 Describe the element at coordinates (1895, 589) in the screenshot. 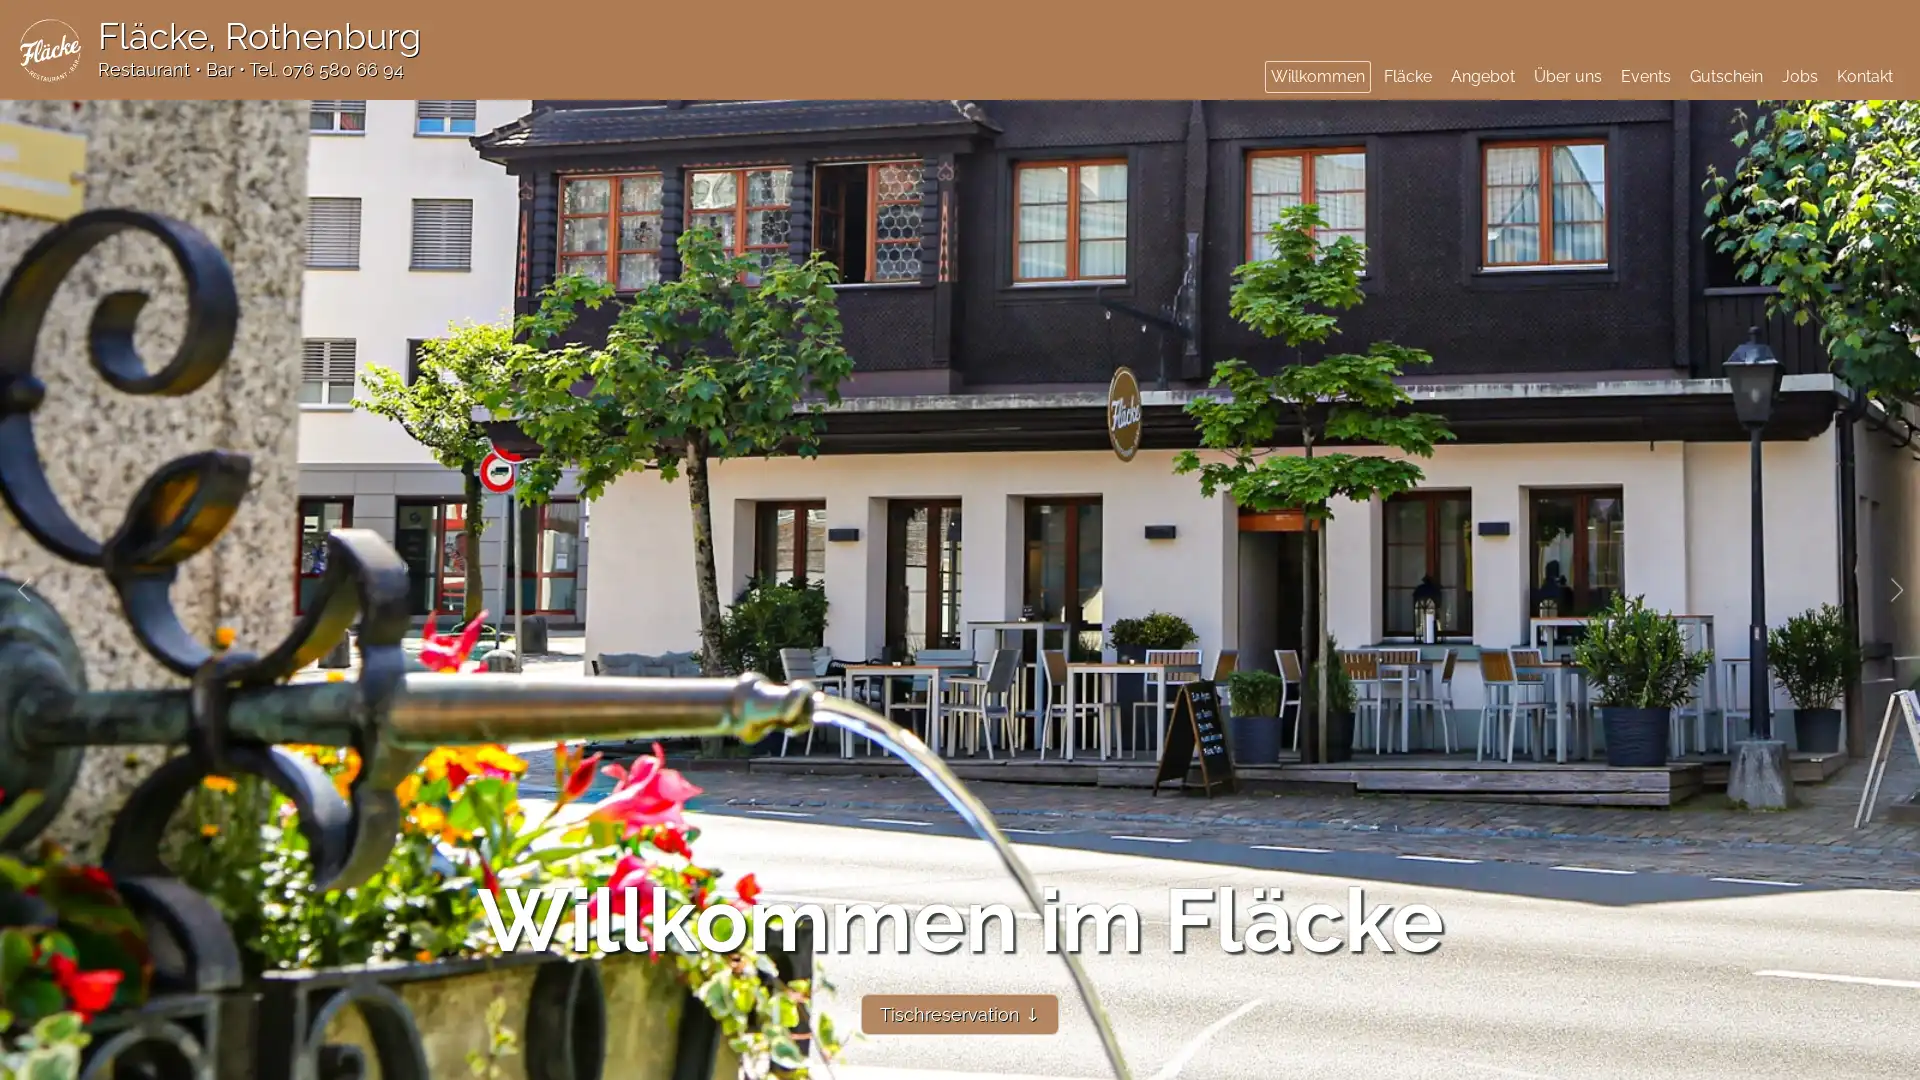

I see `Next slide` at that location.